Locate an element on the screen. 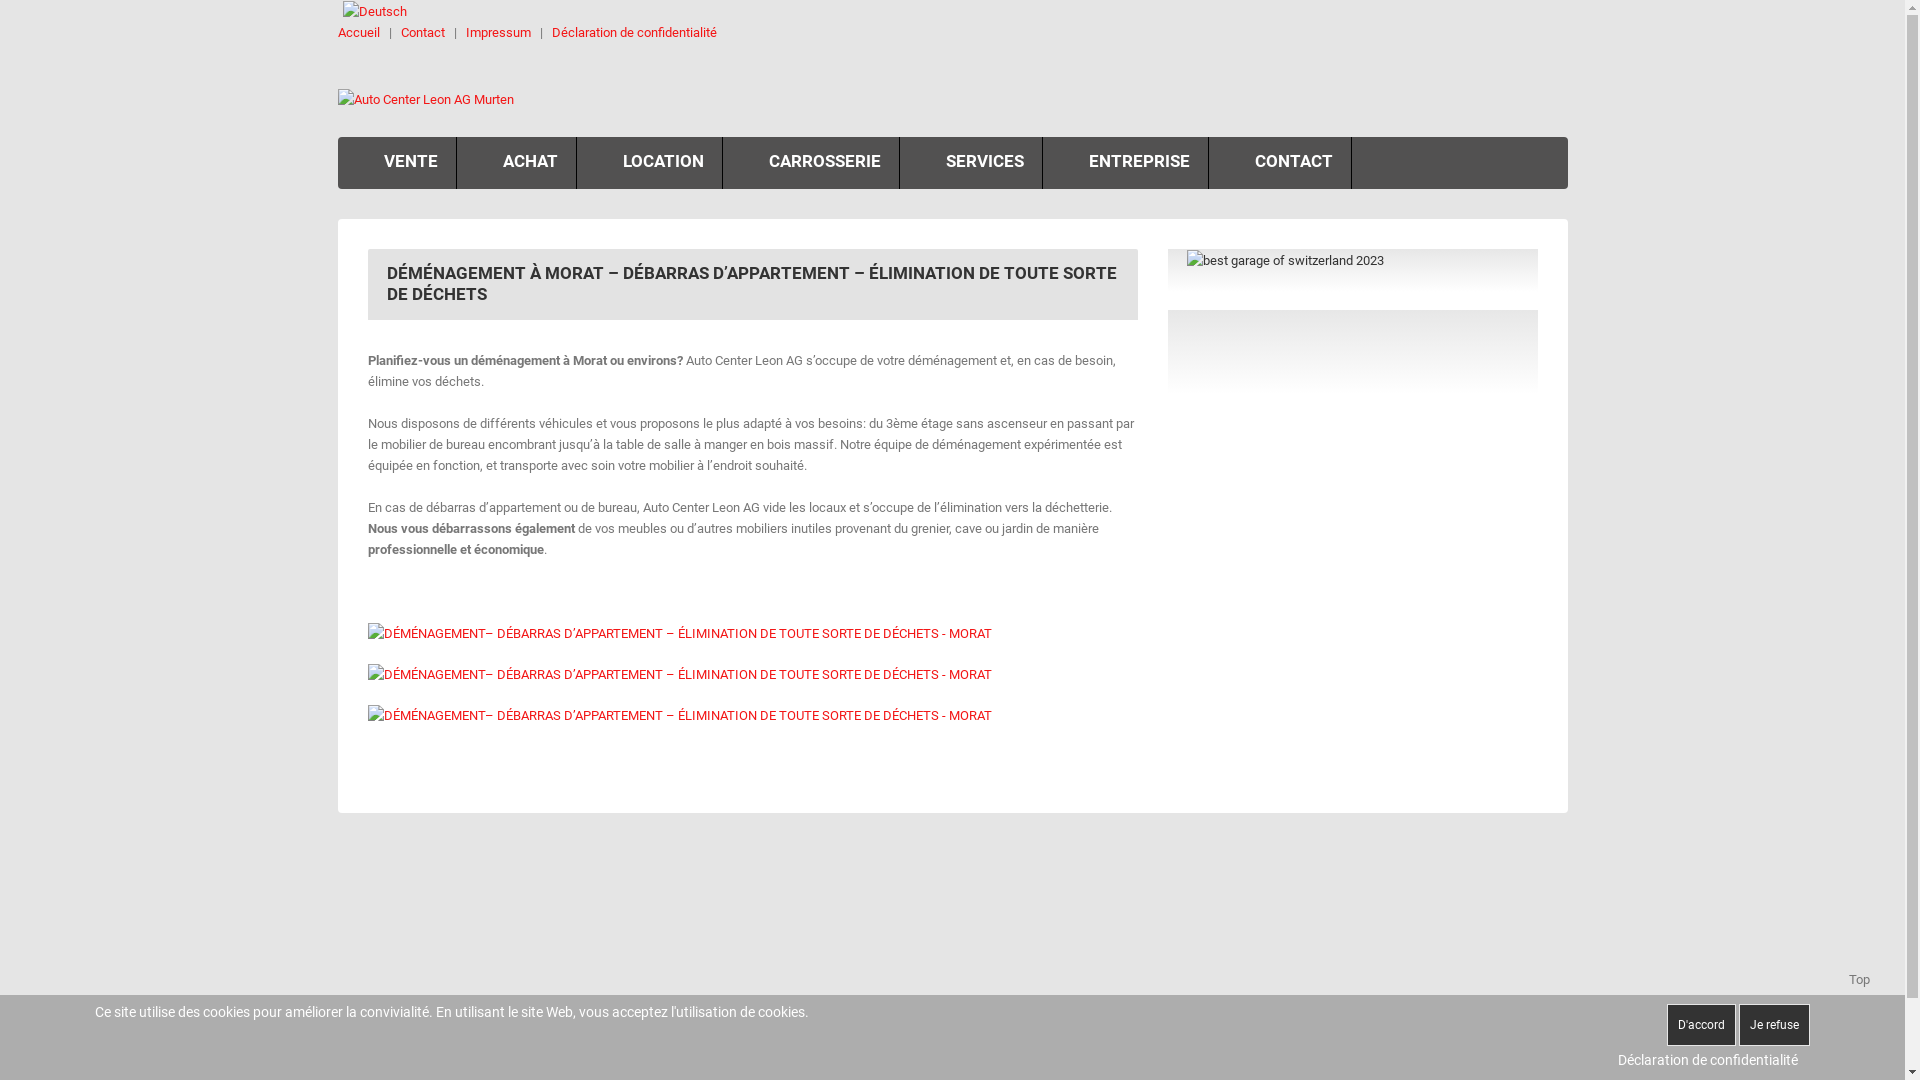 This screenshot has height=1080, width=1920. 'D'accord' is located at coordinates (1700, 1025).